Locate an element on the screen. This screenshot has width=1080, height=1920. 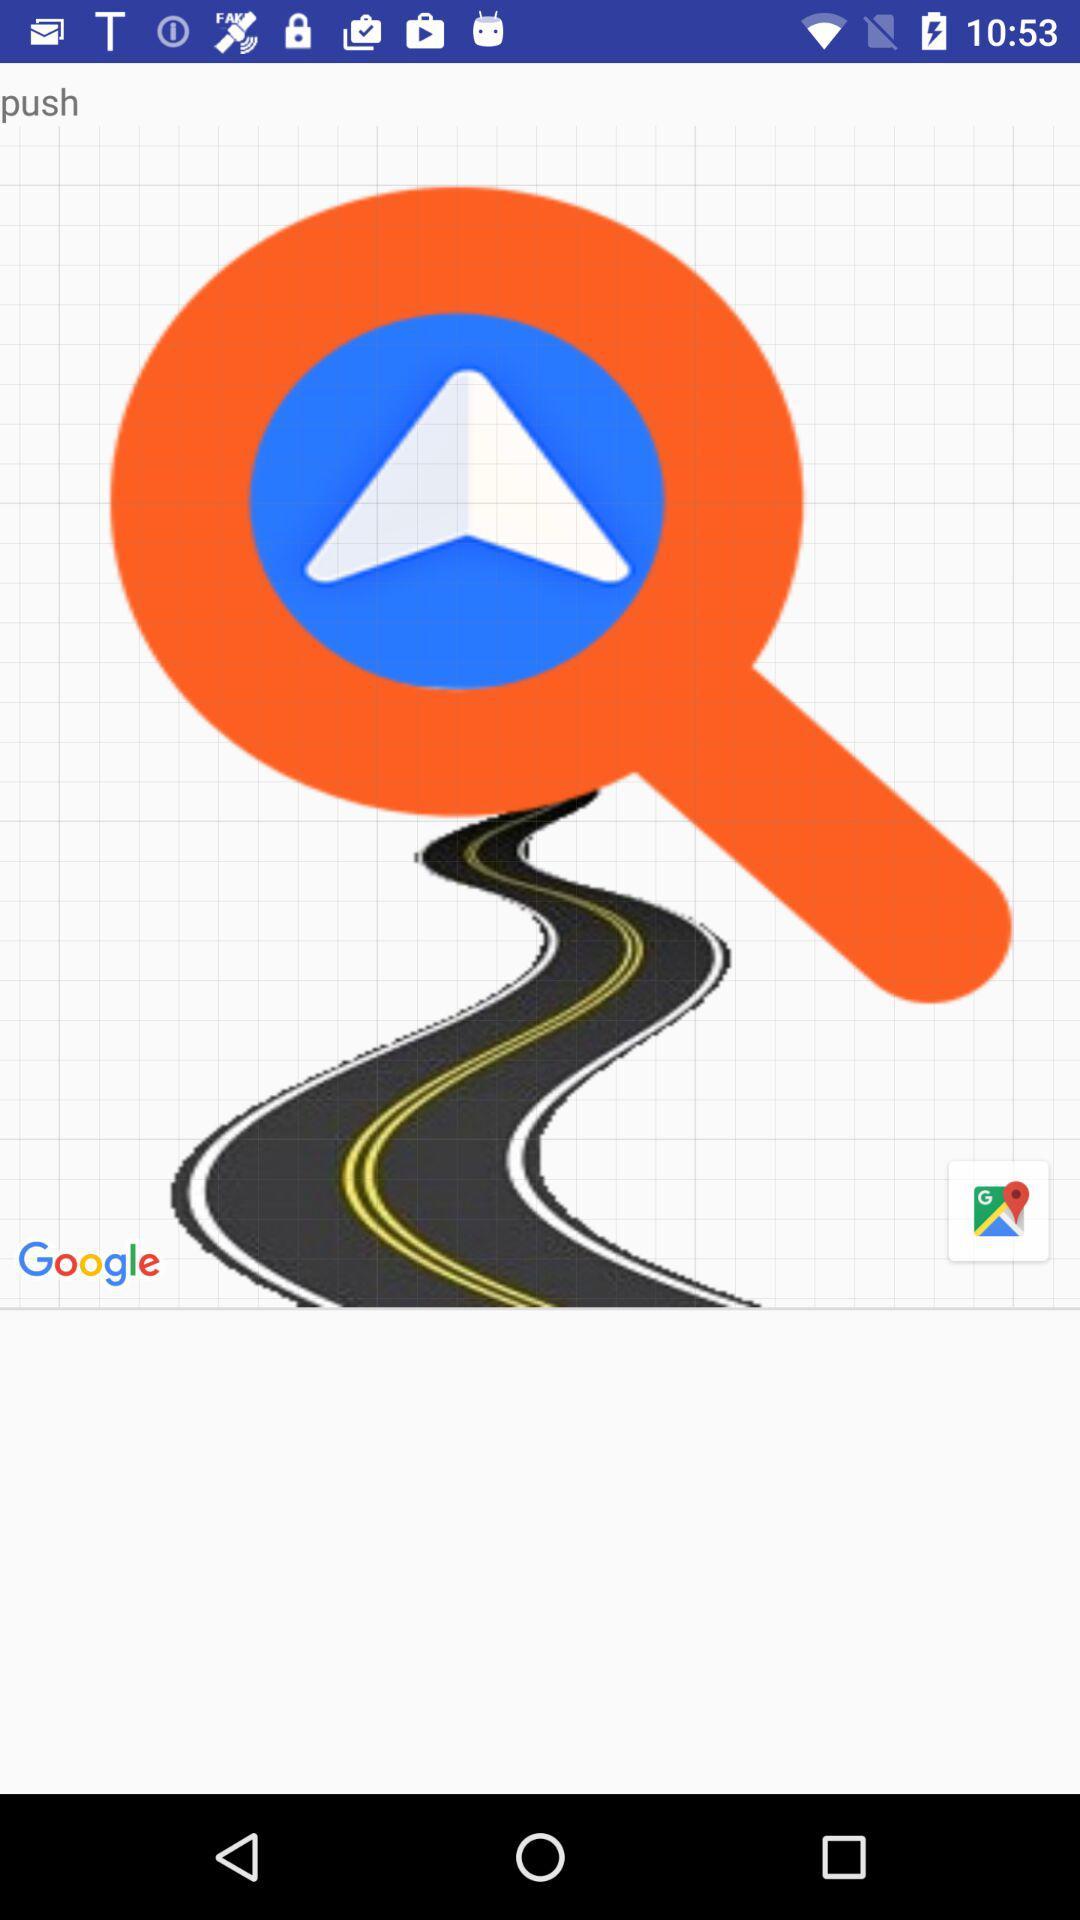
the icon at the center is located at coordinates (540, 716).